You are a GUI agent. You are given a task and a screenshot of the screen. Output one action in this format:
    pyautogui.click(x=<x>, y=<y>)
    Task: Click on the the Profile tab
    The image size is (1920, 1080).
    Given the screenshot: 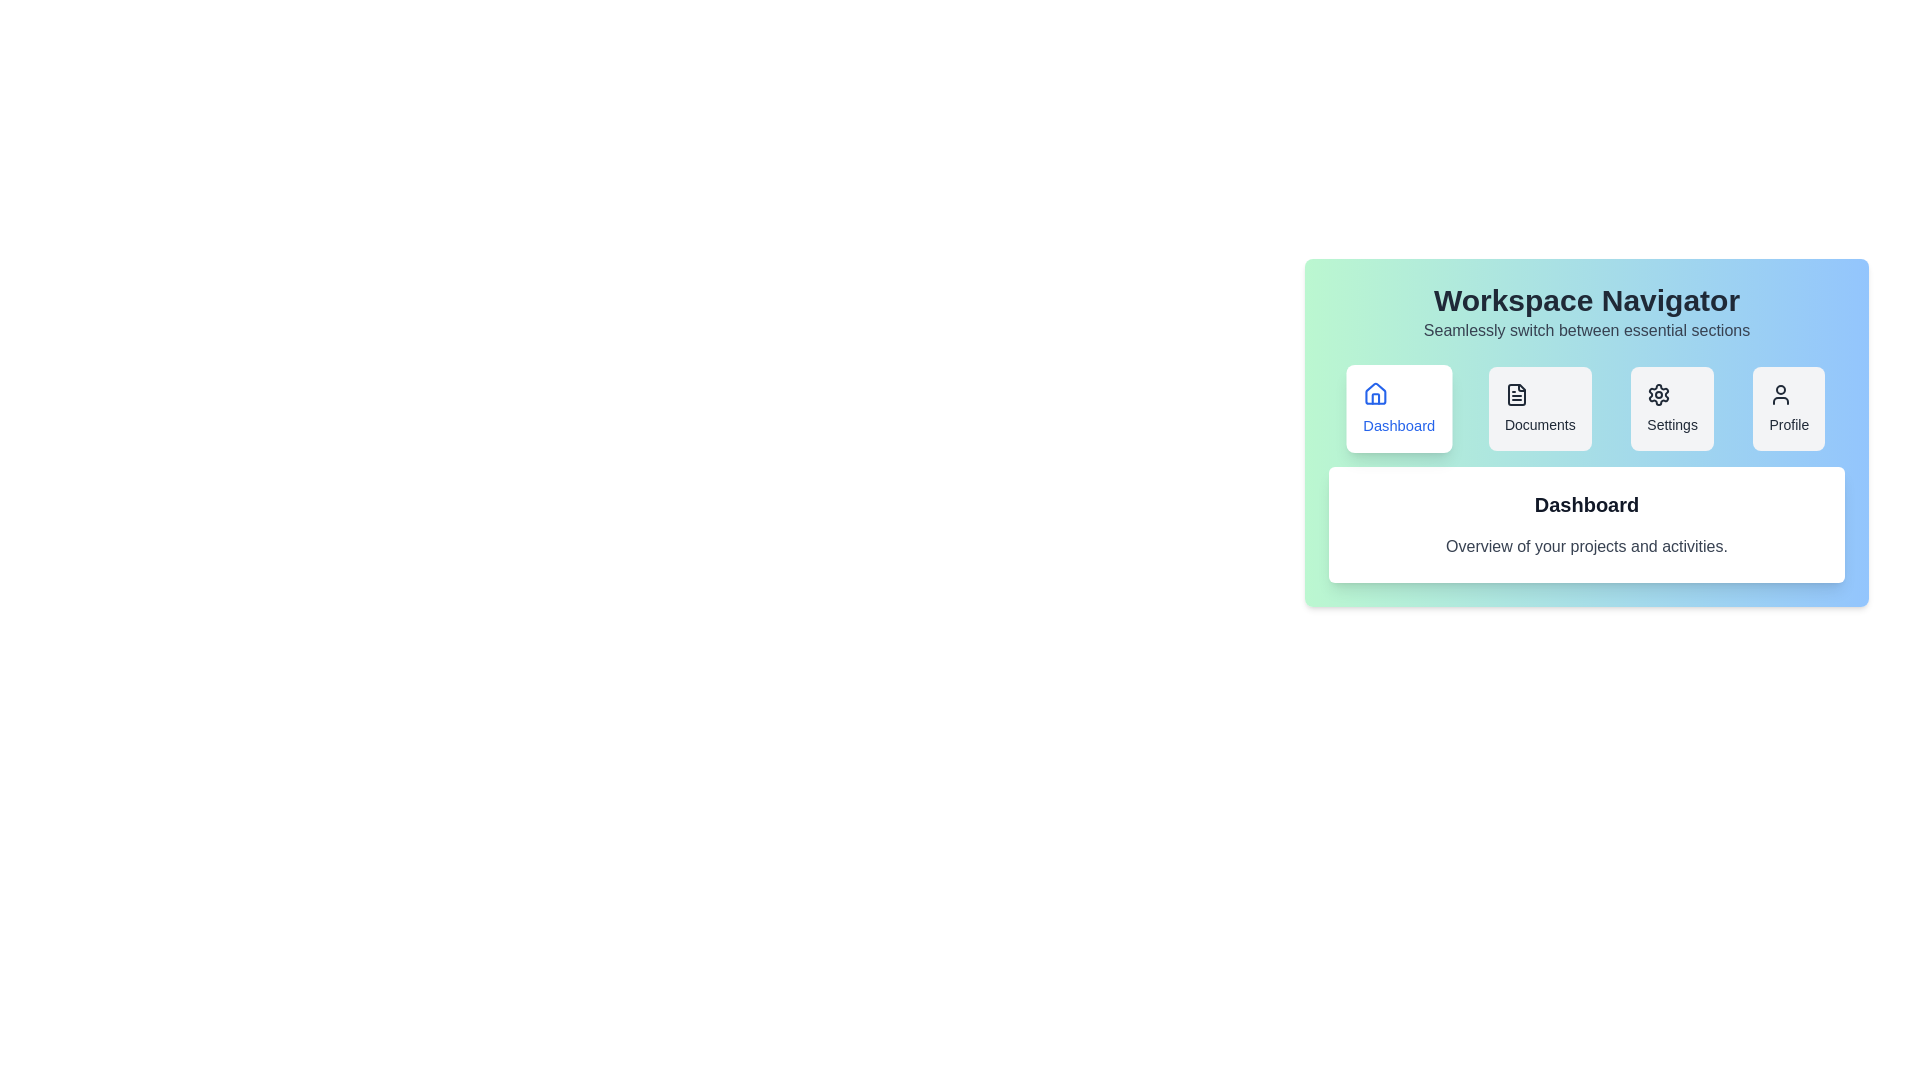 What is the action you would take?
    pyautogui.click(x=1789, y=407)
    